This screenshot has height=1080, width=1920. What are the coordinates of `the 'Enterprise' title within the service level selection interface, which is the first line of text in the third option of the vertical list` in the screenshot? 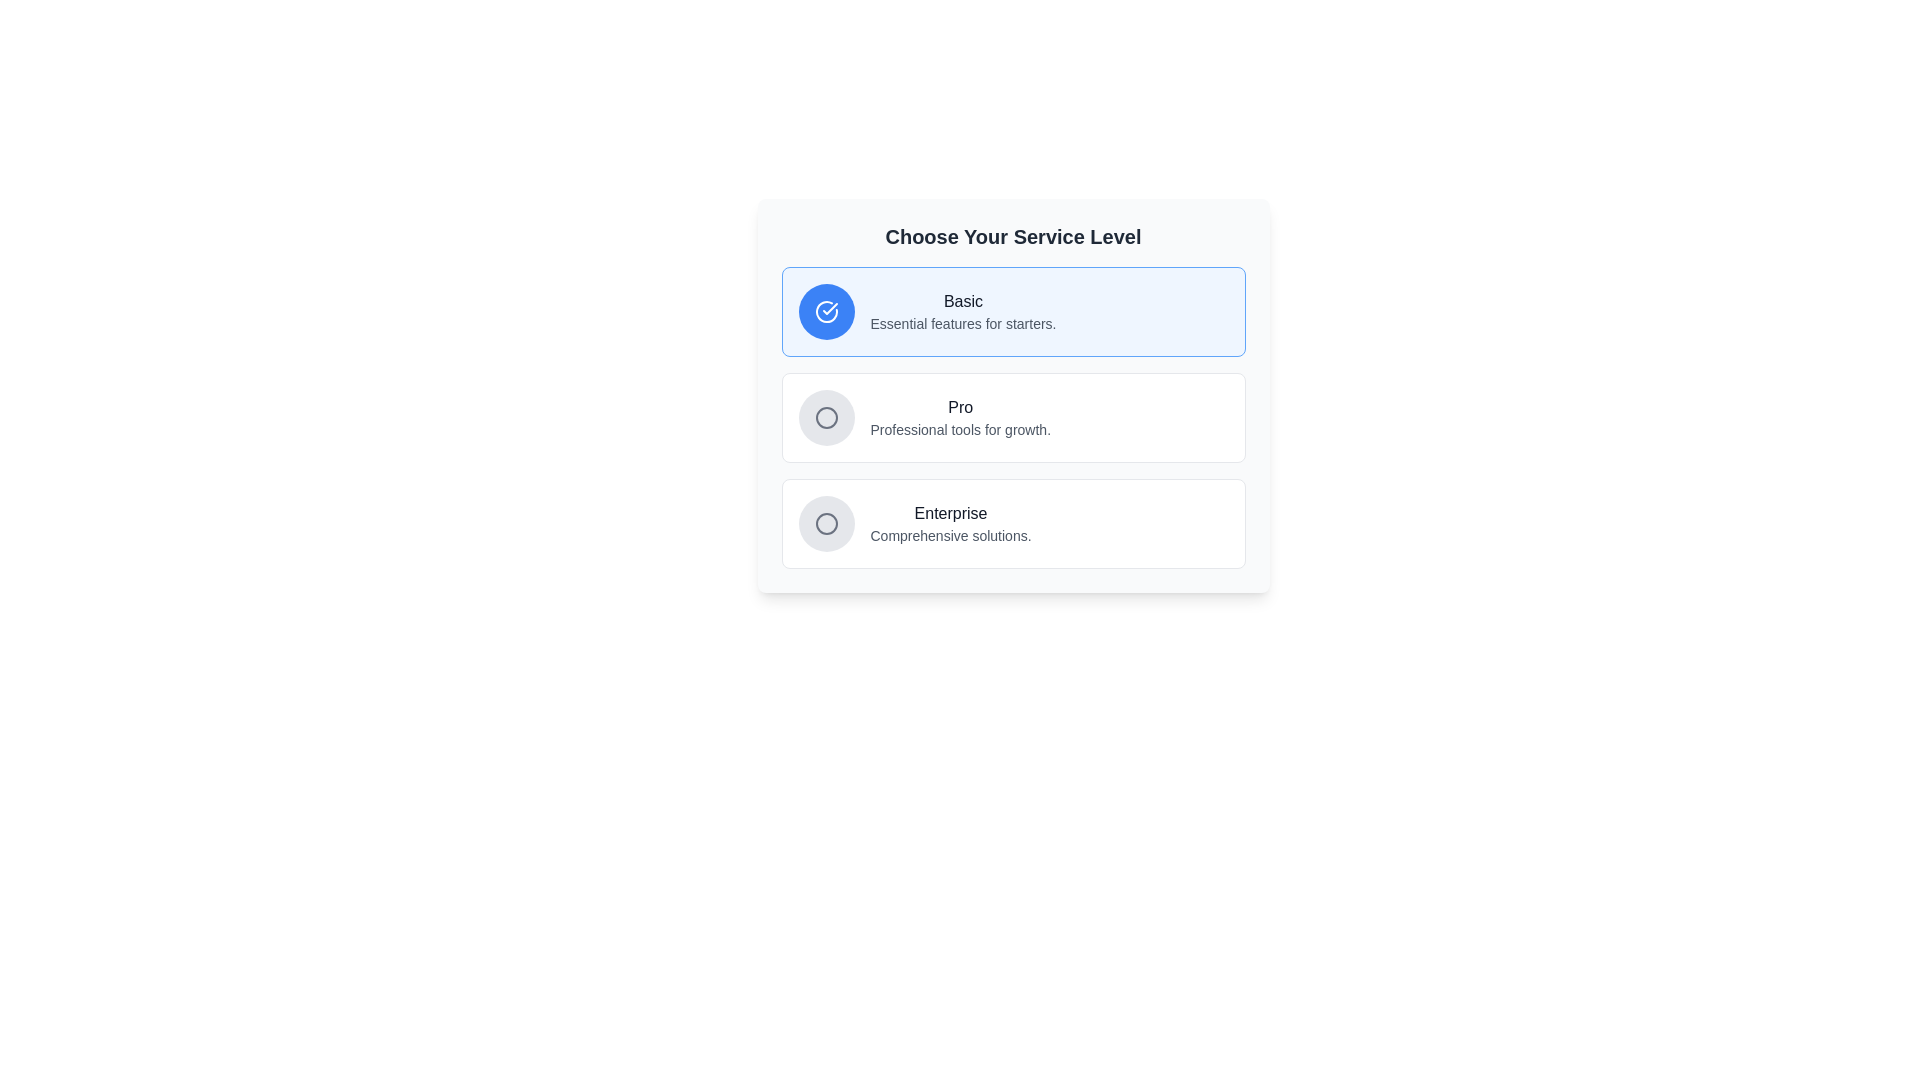 It's located at (949, 512).